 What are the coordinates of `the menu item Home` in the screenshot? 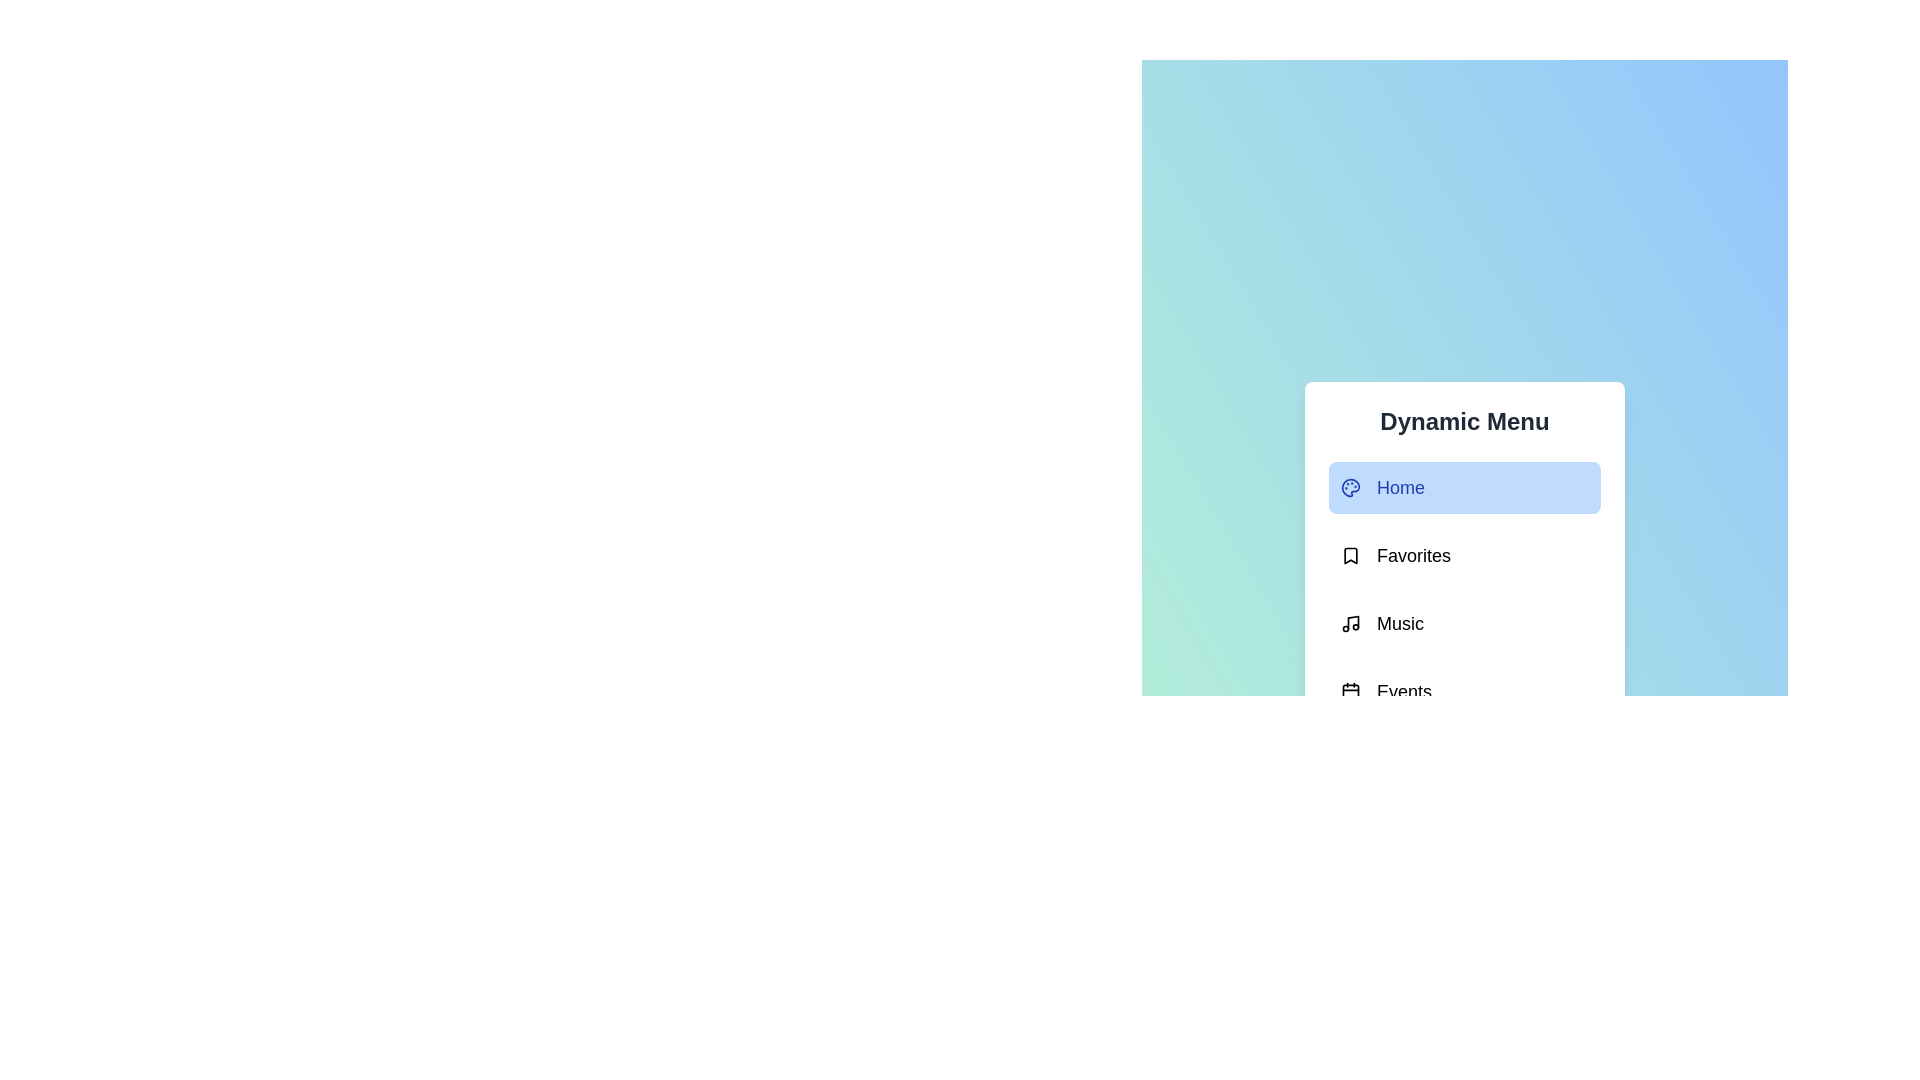 It's located at (1464, 488).